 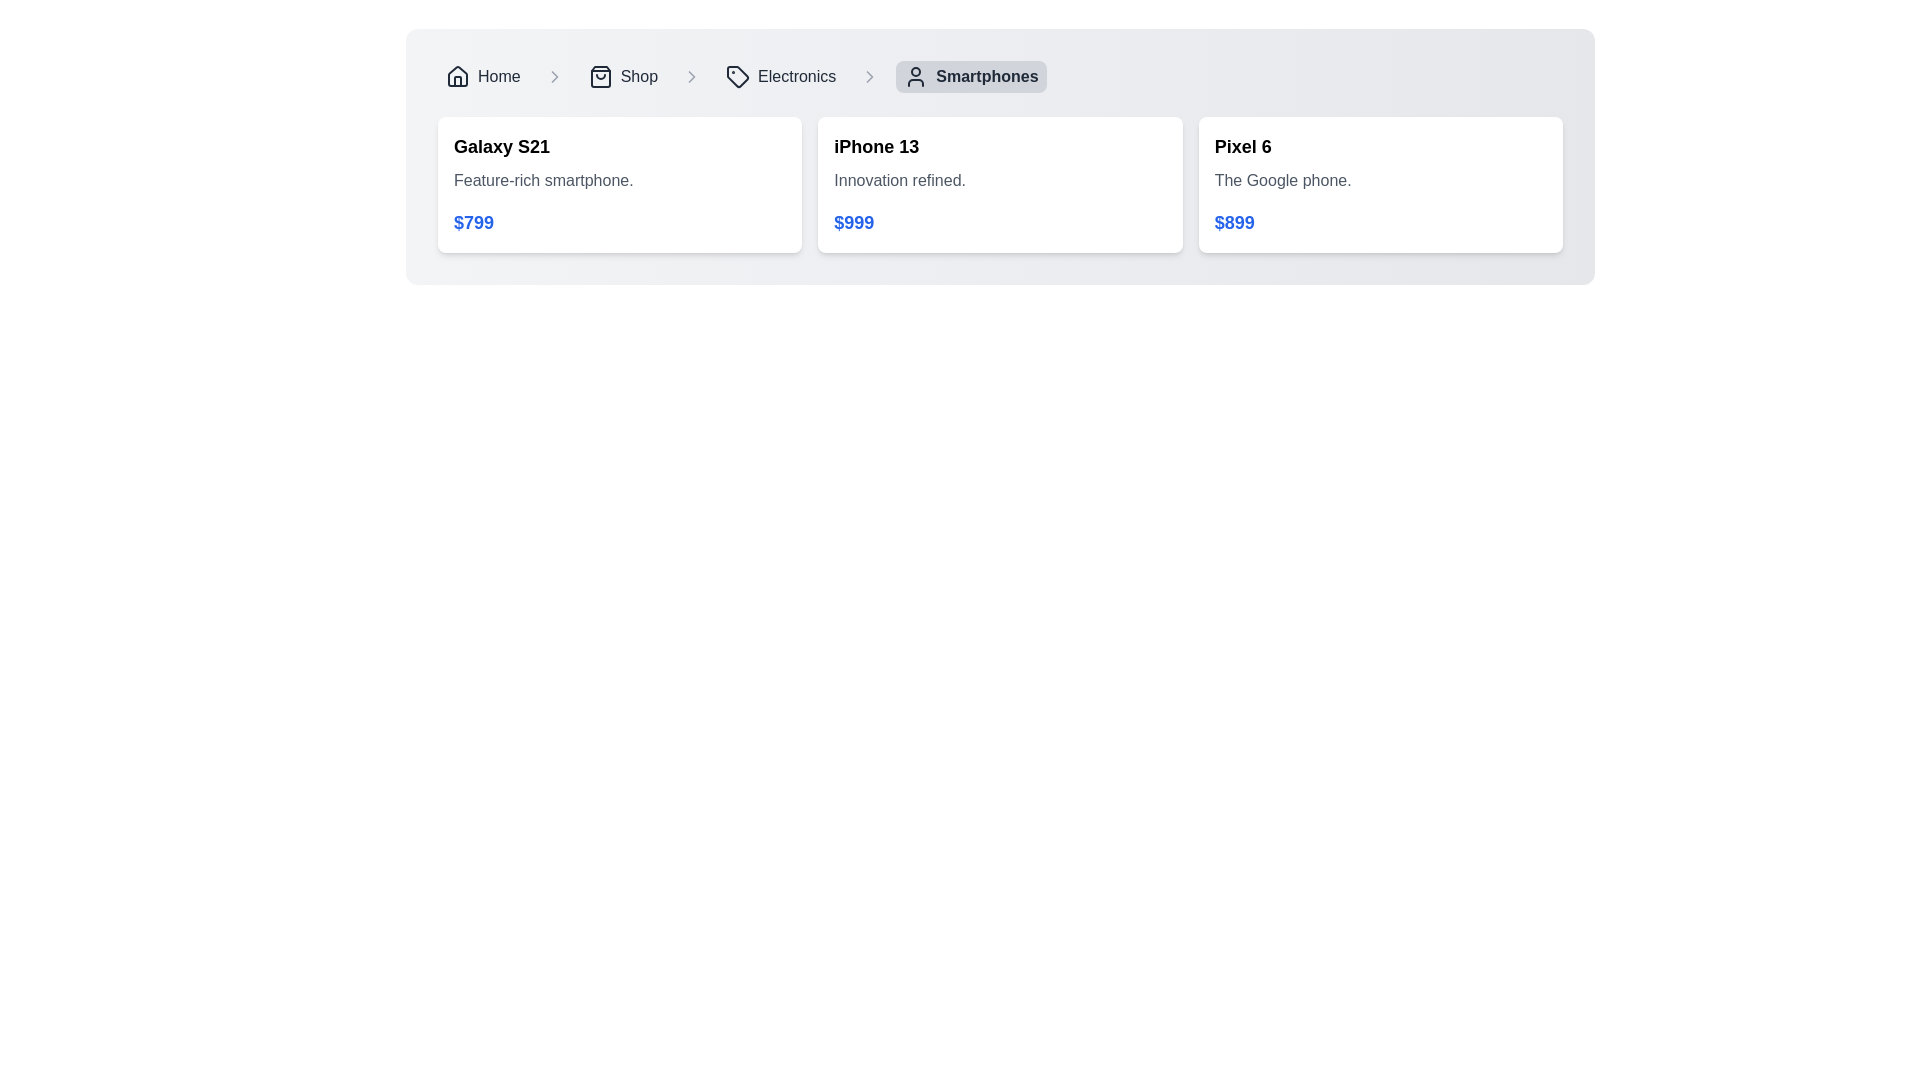 What do you see at coordinates (899, 181) in the screenshot?
I see `the text display element that reads 'Innovation refined.' located within the iPhone 13 product card` at bounding box center [899, 181].